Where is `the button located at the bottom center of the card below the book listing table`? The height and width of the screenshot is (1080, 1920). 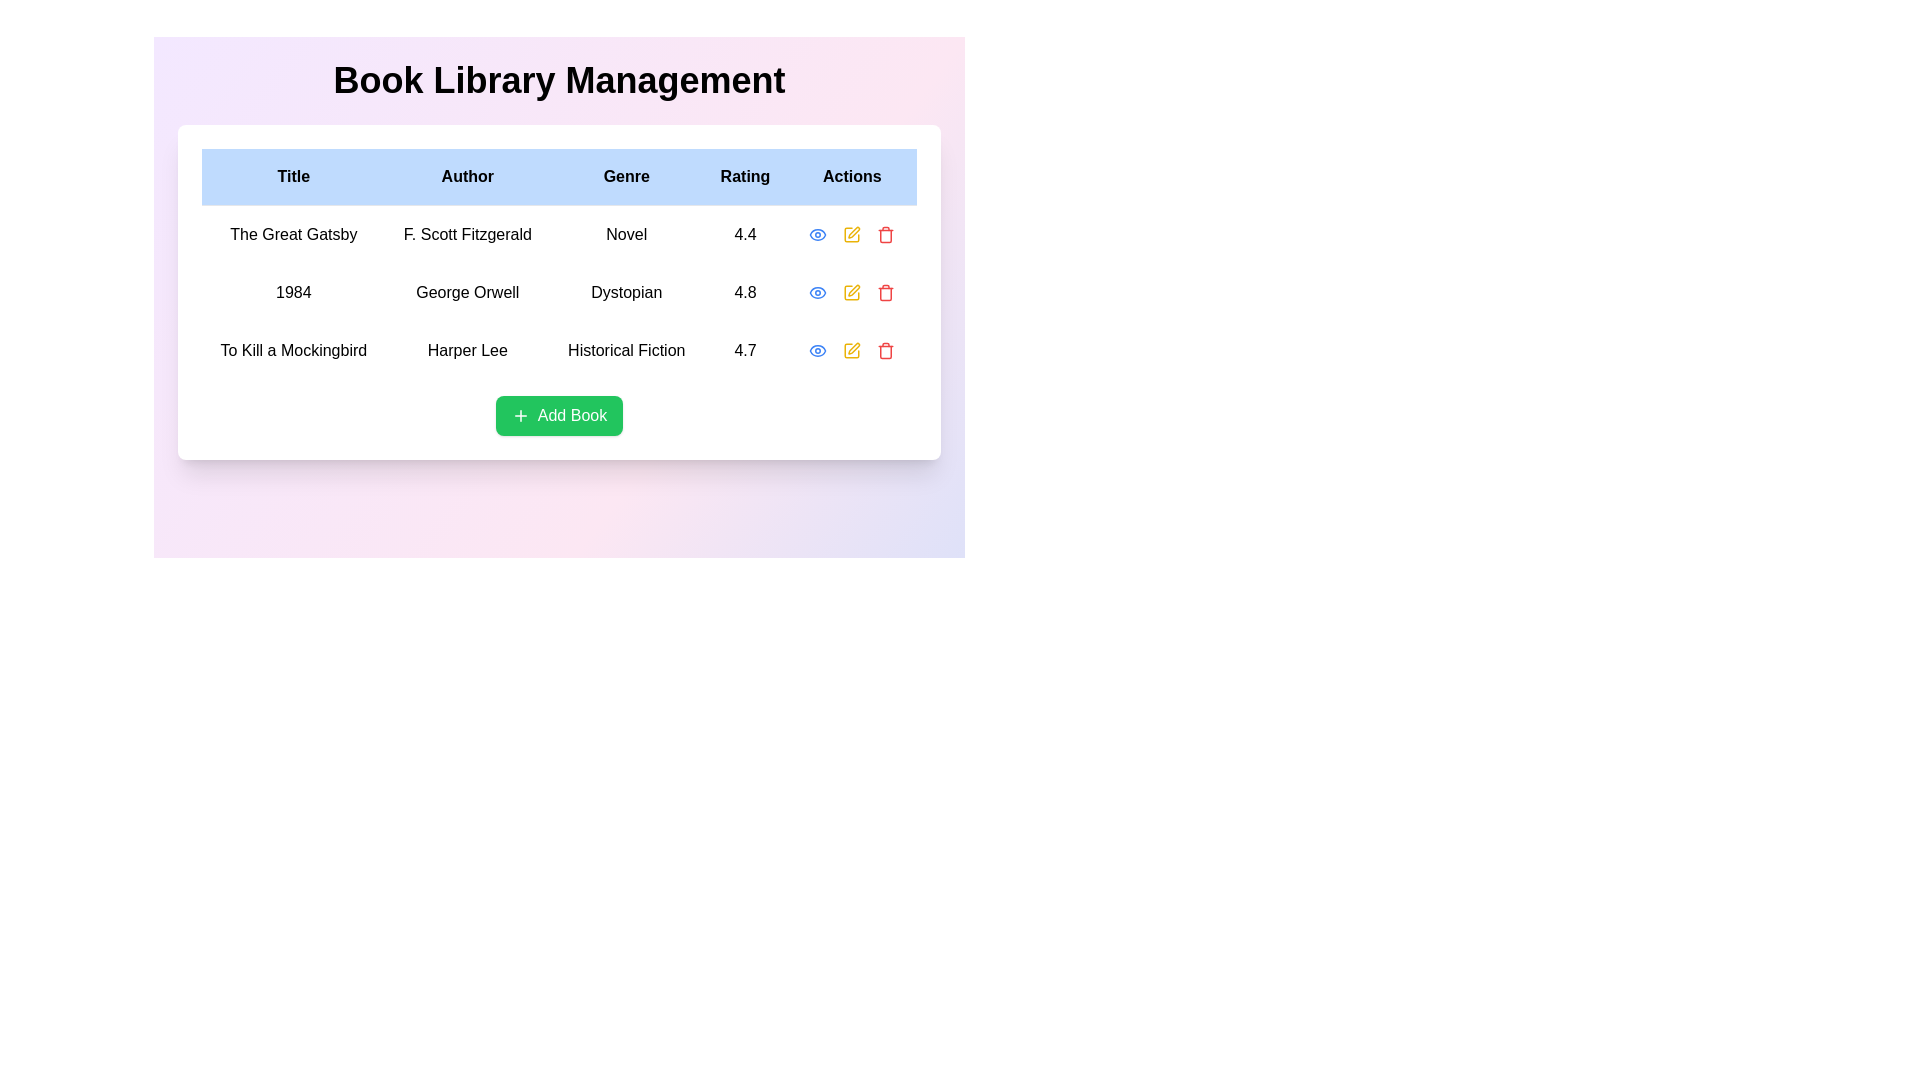 the button located at the bottom center of the card below the book listing table is located at coordinates (559, 415).